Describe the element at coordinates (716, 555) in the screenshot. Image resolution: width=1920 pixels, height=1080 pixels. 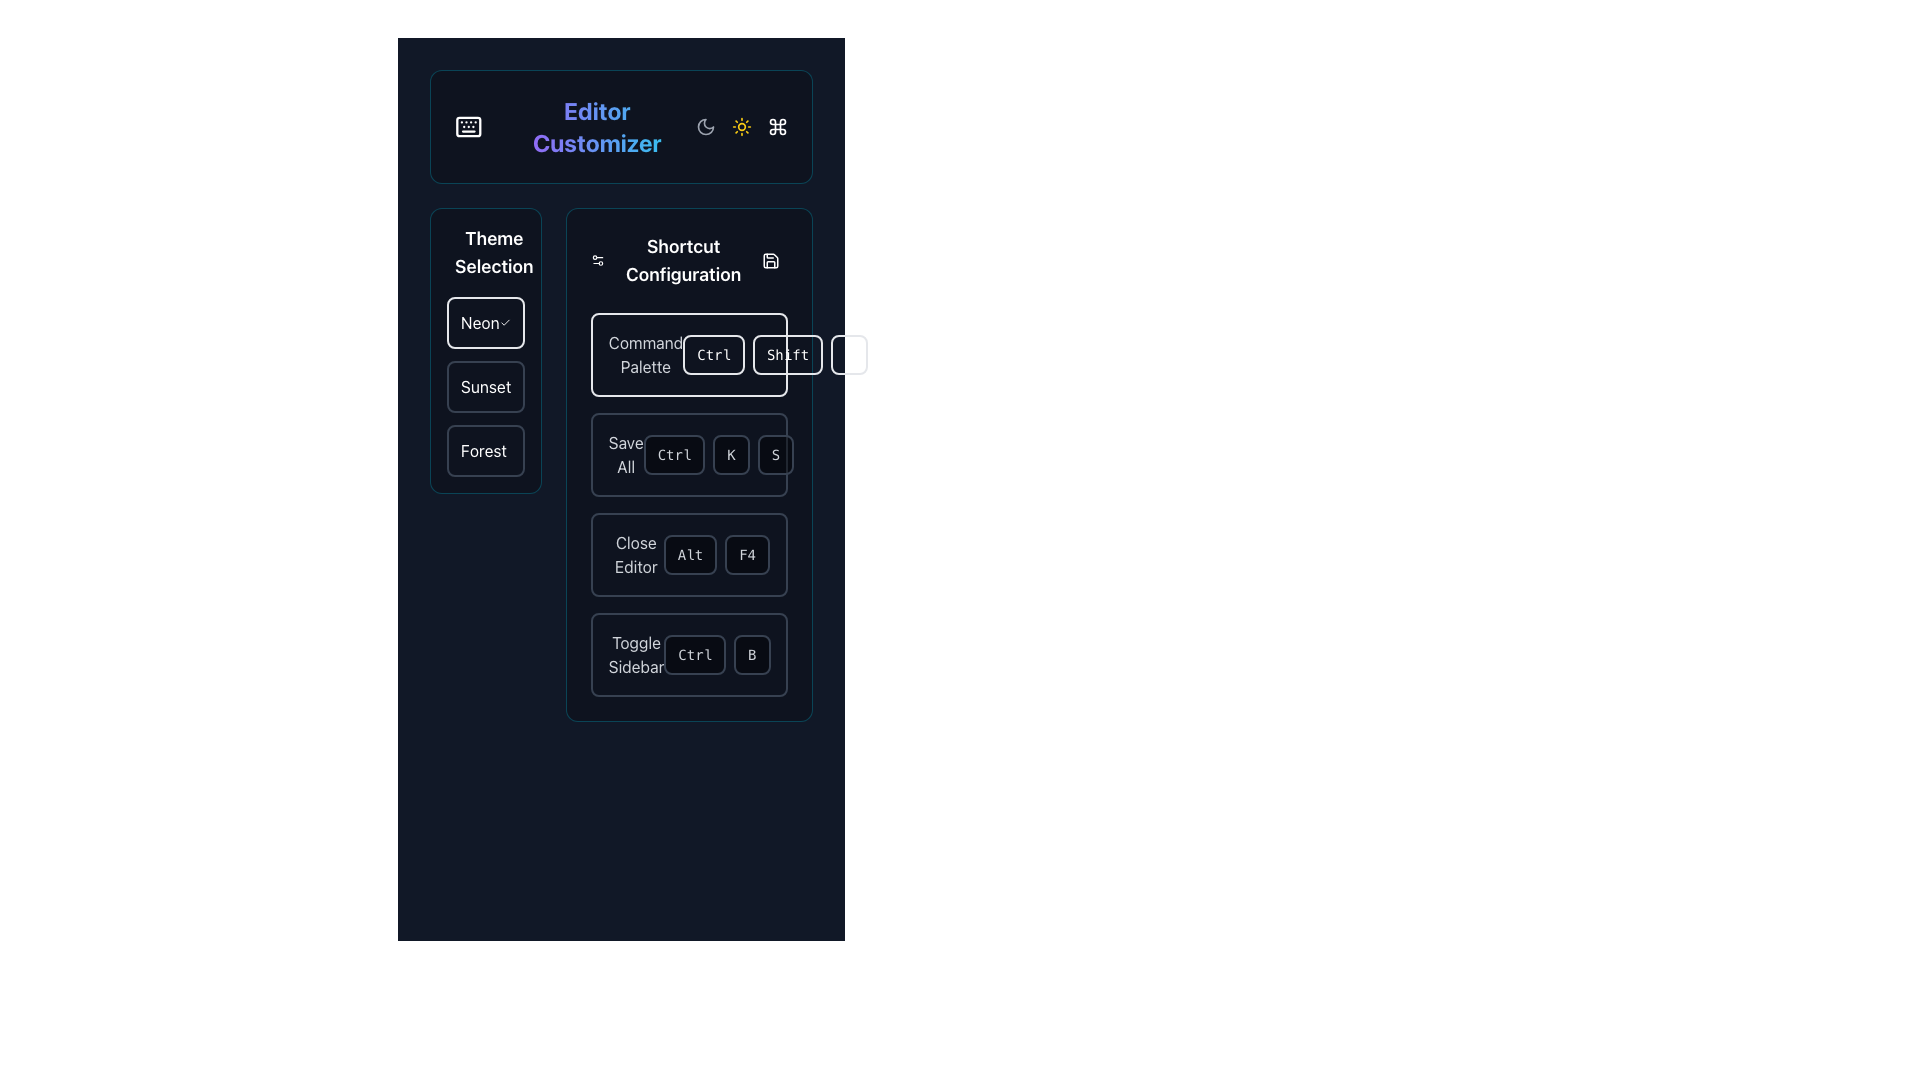
I see `the static text element displaying the keyboard shortcut 'Alt + F4' located in the 'Shortcut Configuration' section, positioned below 'Save All Ctrl K S' and above 'Toggle Sidebar Ctrl B'` at that location.